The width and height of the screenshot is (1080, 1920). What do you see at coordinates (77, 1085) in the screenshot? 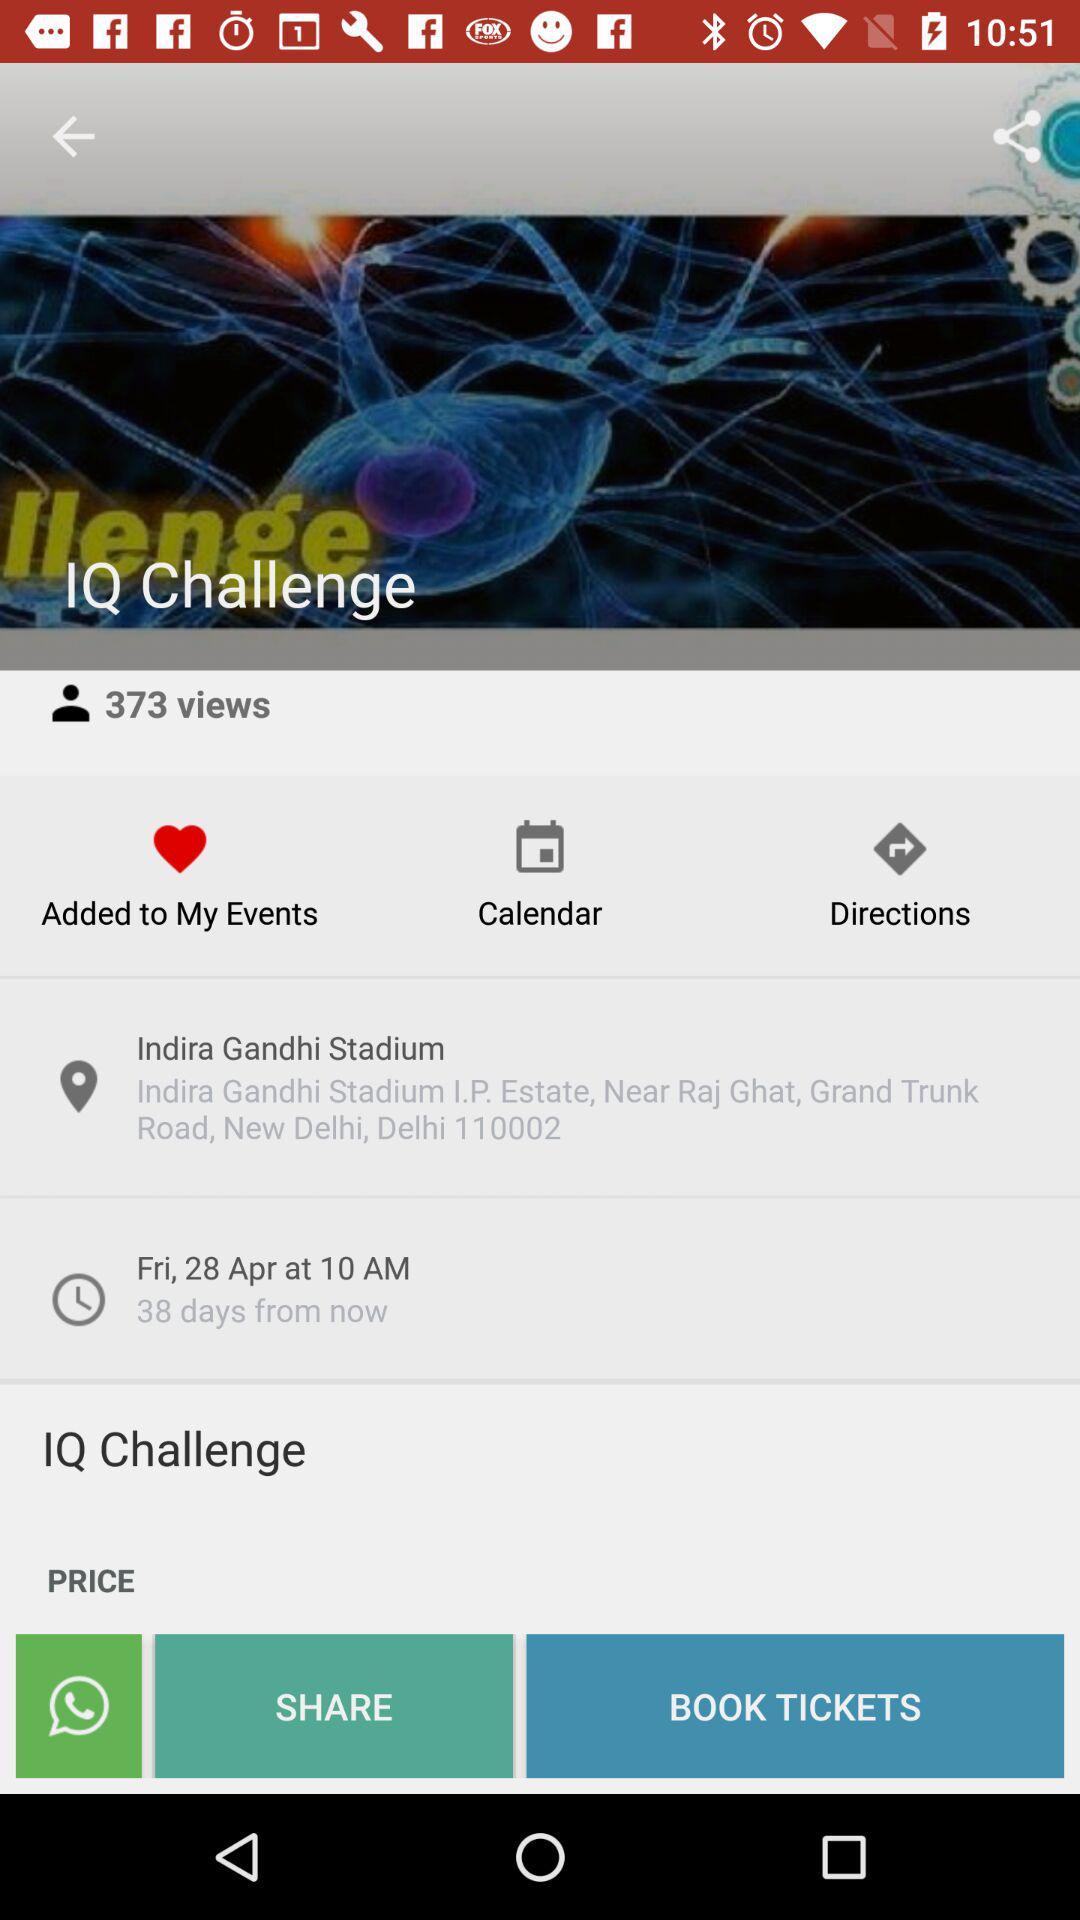
I see `the location icon` at bounding box center [77, 1085].